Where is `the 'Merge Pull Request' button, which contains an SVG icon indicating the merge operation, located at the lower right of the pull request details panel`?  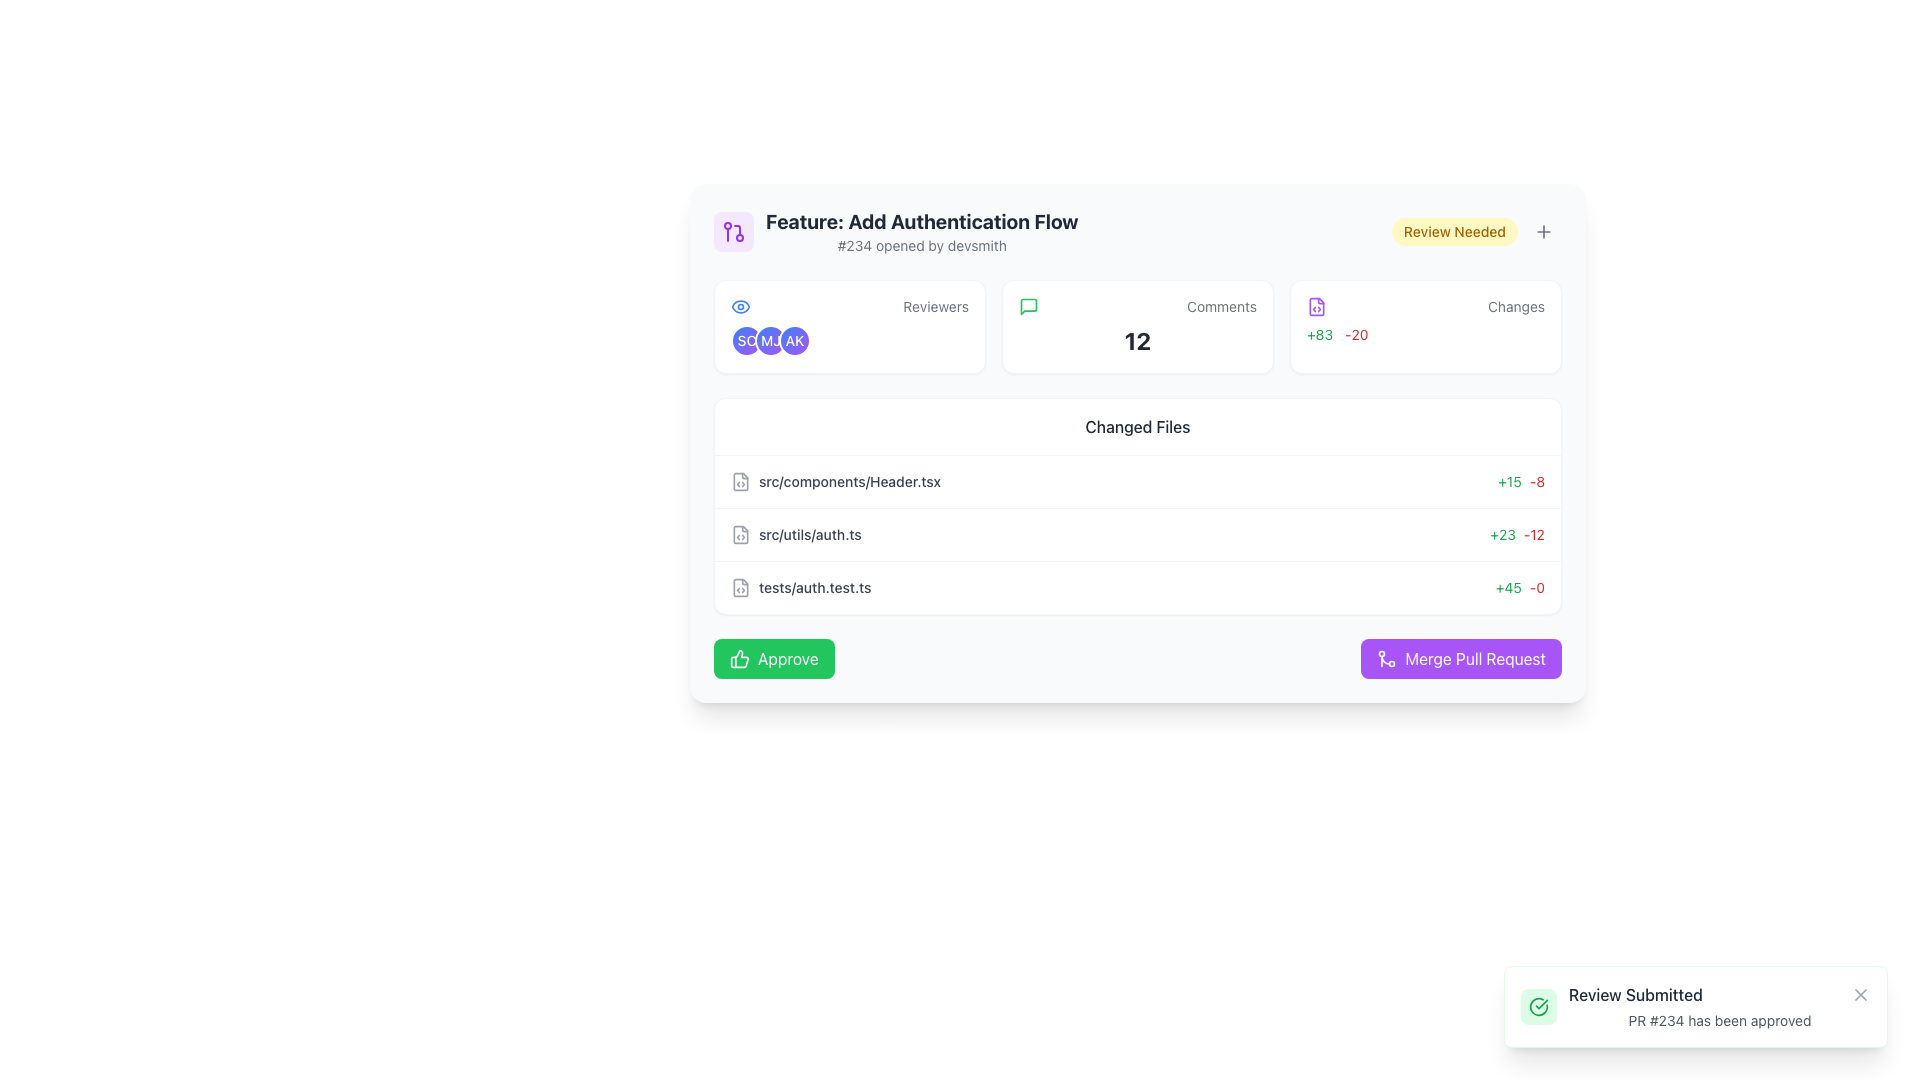 the 'Merge Pull Request' button, which contains an SVG icon indicating the merge operation, located at the lower right of the pull request details panel is located at coordinates (1386, 659).